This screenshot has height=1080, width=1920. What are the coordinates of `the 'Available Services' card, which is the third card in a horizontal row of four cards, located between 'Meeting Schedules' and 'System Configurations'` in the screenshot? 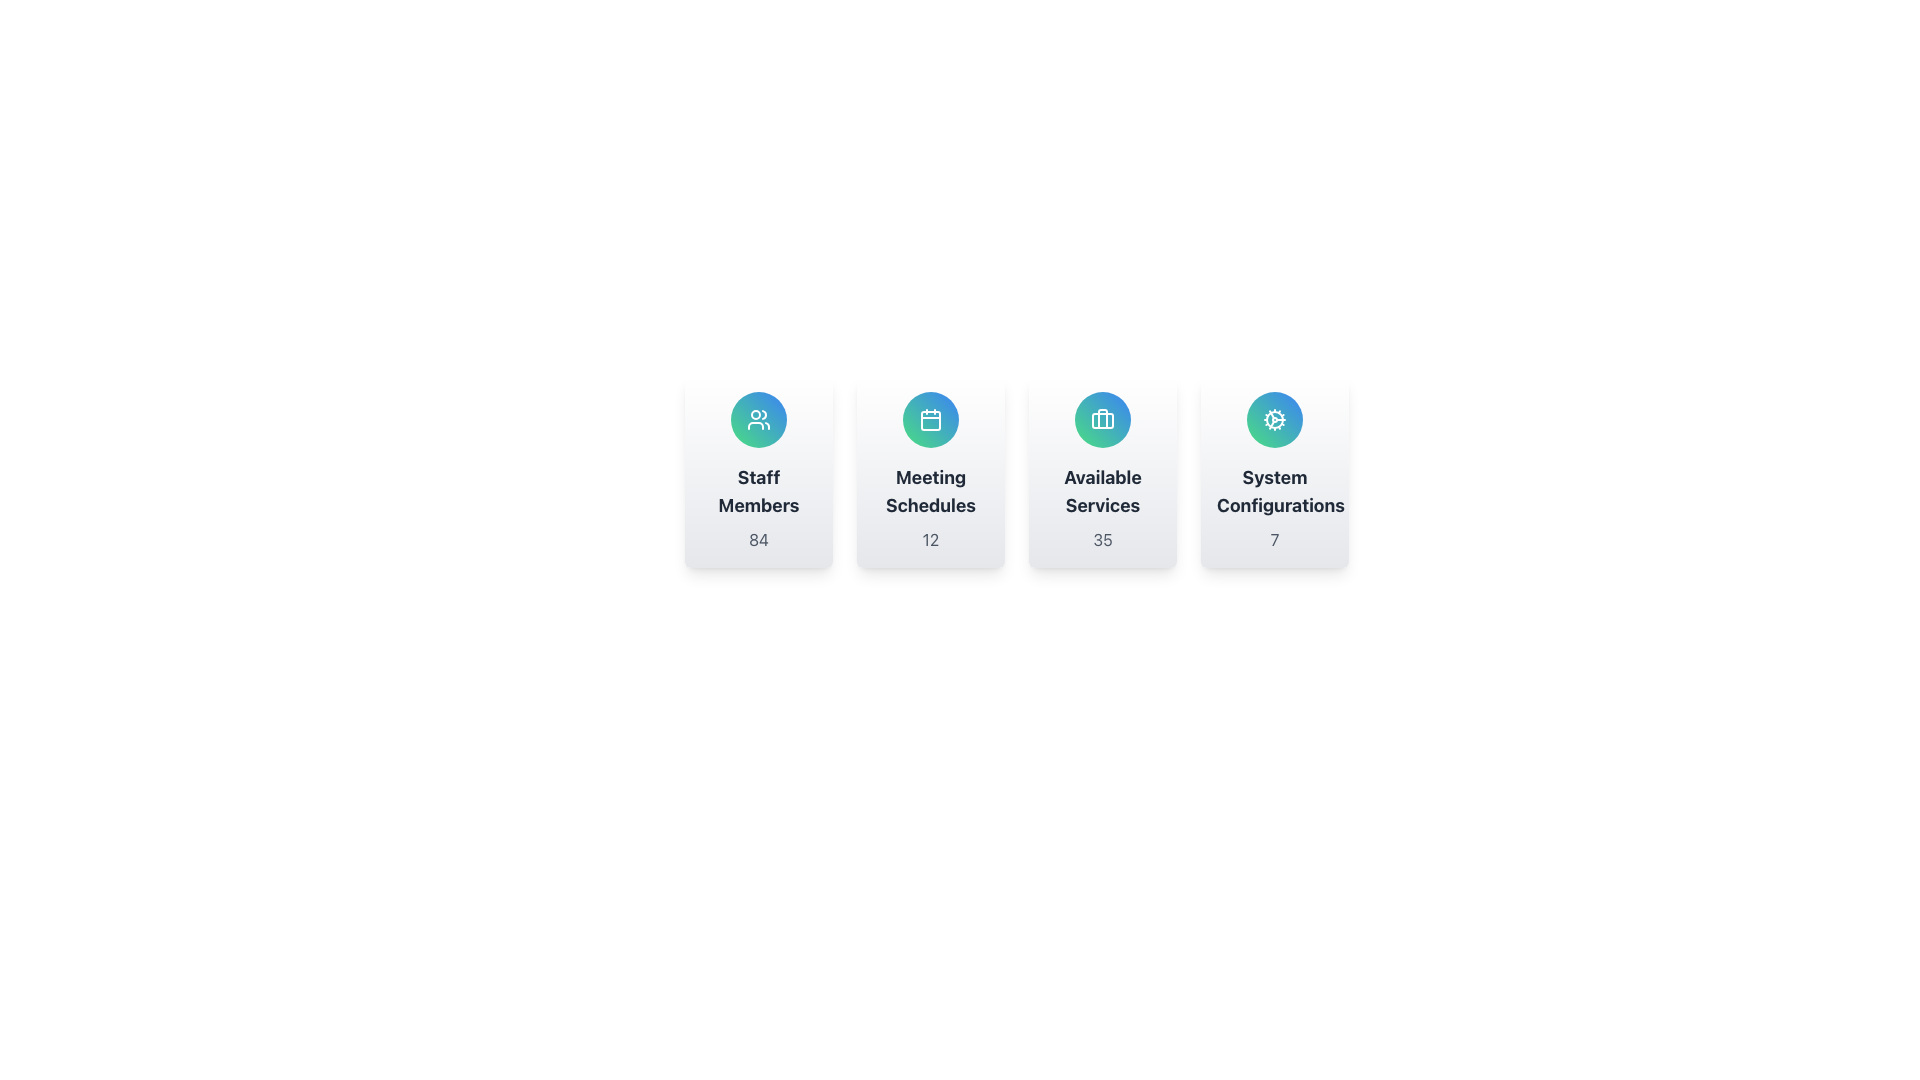 It's located at (1102, 471).